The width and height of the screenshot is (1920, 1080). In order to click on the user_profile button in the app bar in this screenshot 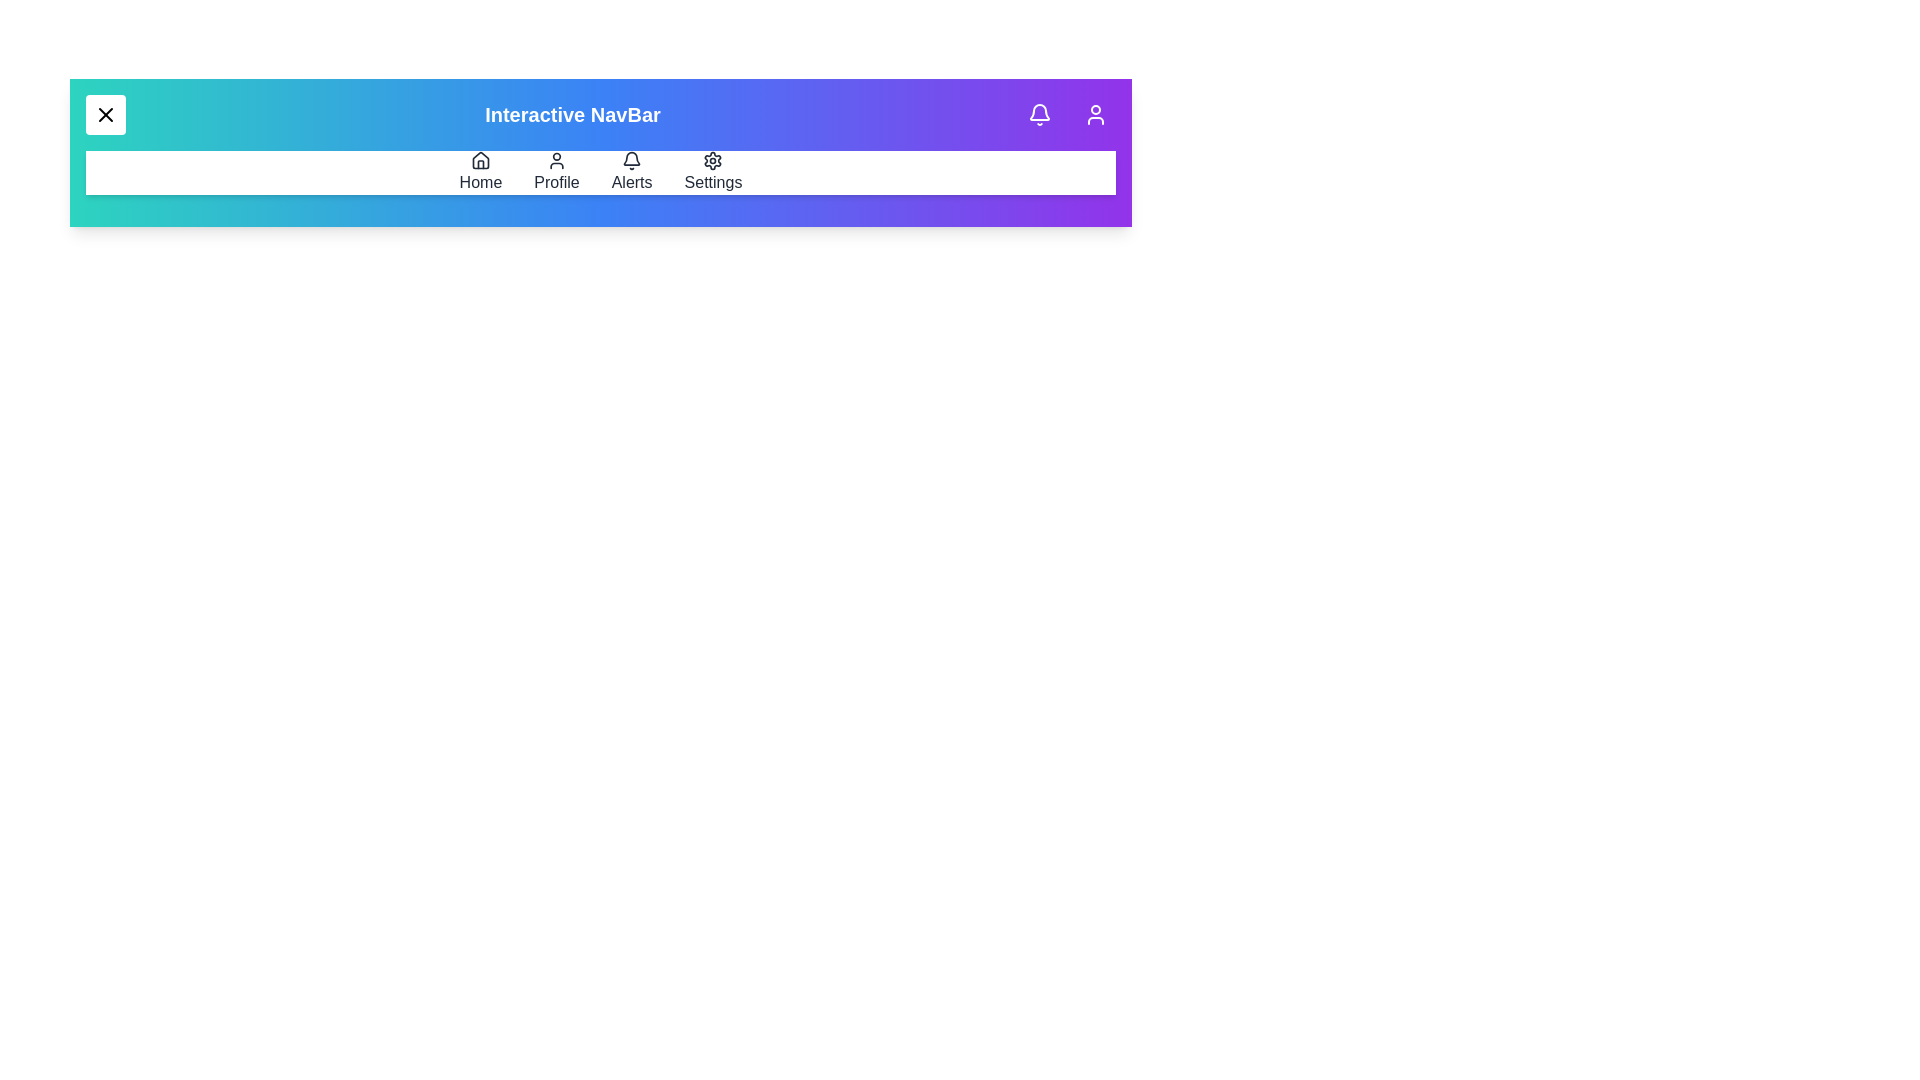, I will do `click(1094, 115)`.